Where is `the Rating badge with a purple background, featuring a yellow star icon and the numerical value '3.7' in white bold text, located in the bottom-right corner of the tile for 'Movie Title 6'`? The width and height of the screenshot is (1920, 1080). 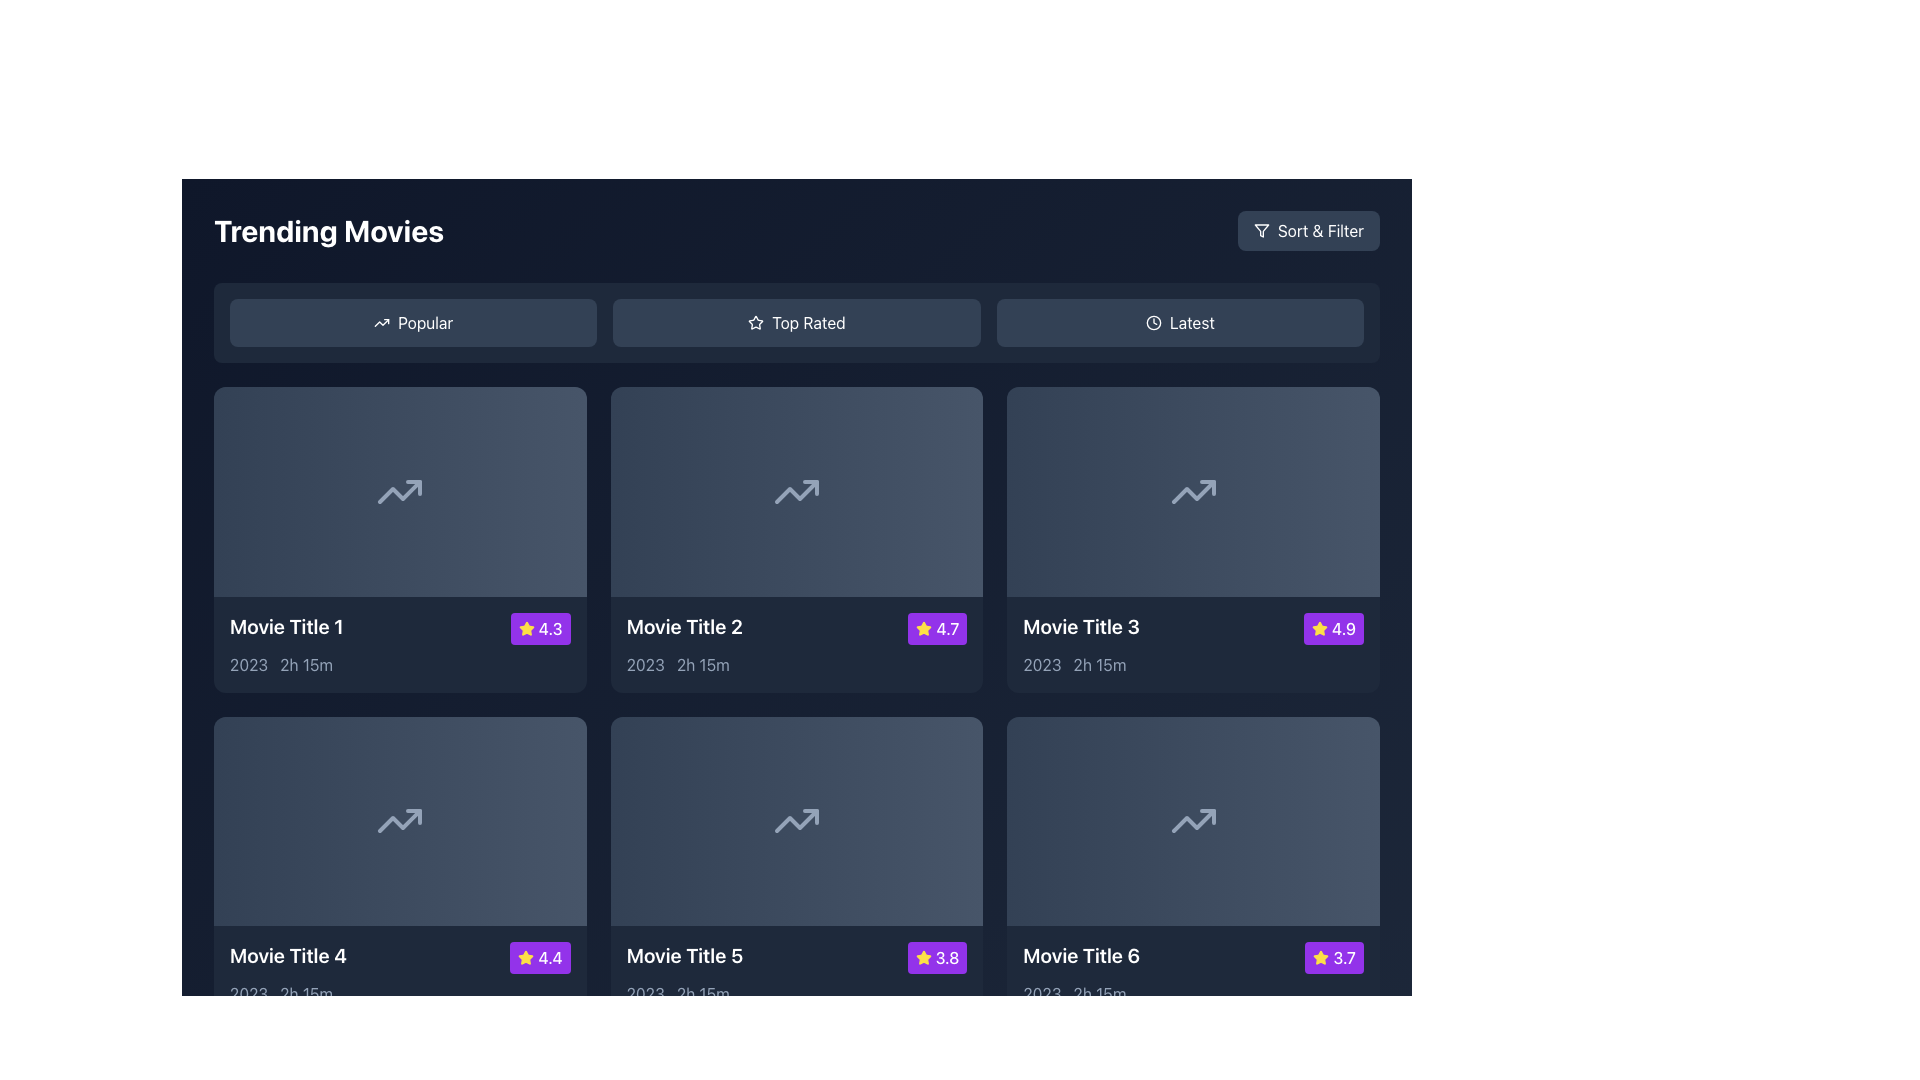
the Rating badge with a purple background, featuring a yellow star icon and the numerical value '3.7' in white bold text, located in the bottom-right corner of the tile for 'Movie Title 6' is located at coordinates (1334, 957).